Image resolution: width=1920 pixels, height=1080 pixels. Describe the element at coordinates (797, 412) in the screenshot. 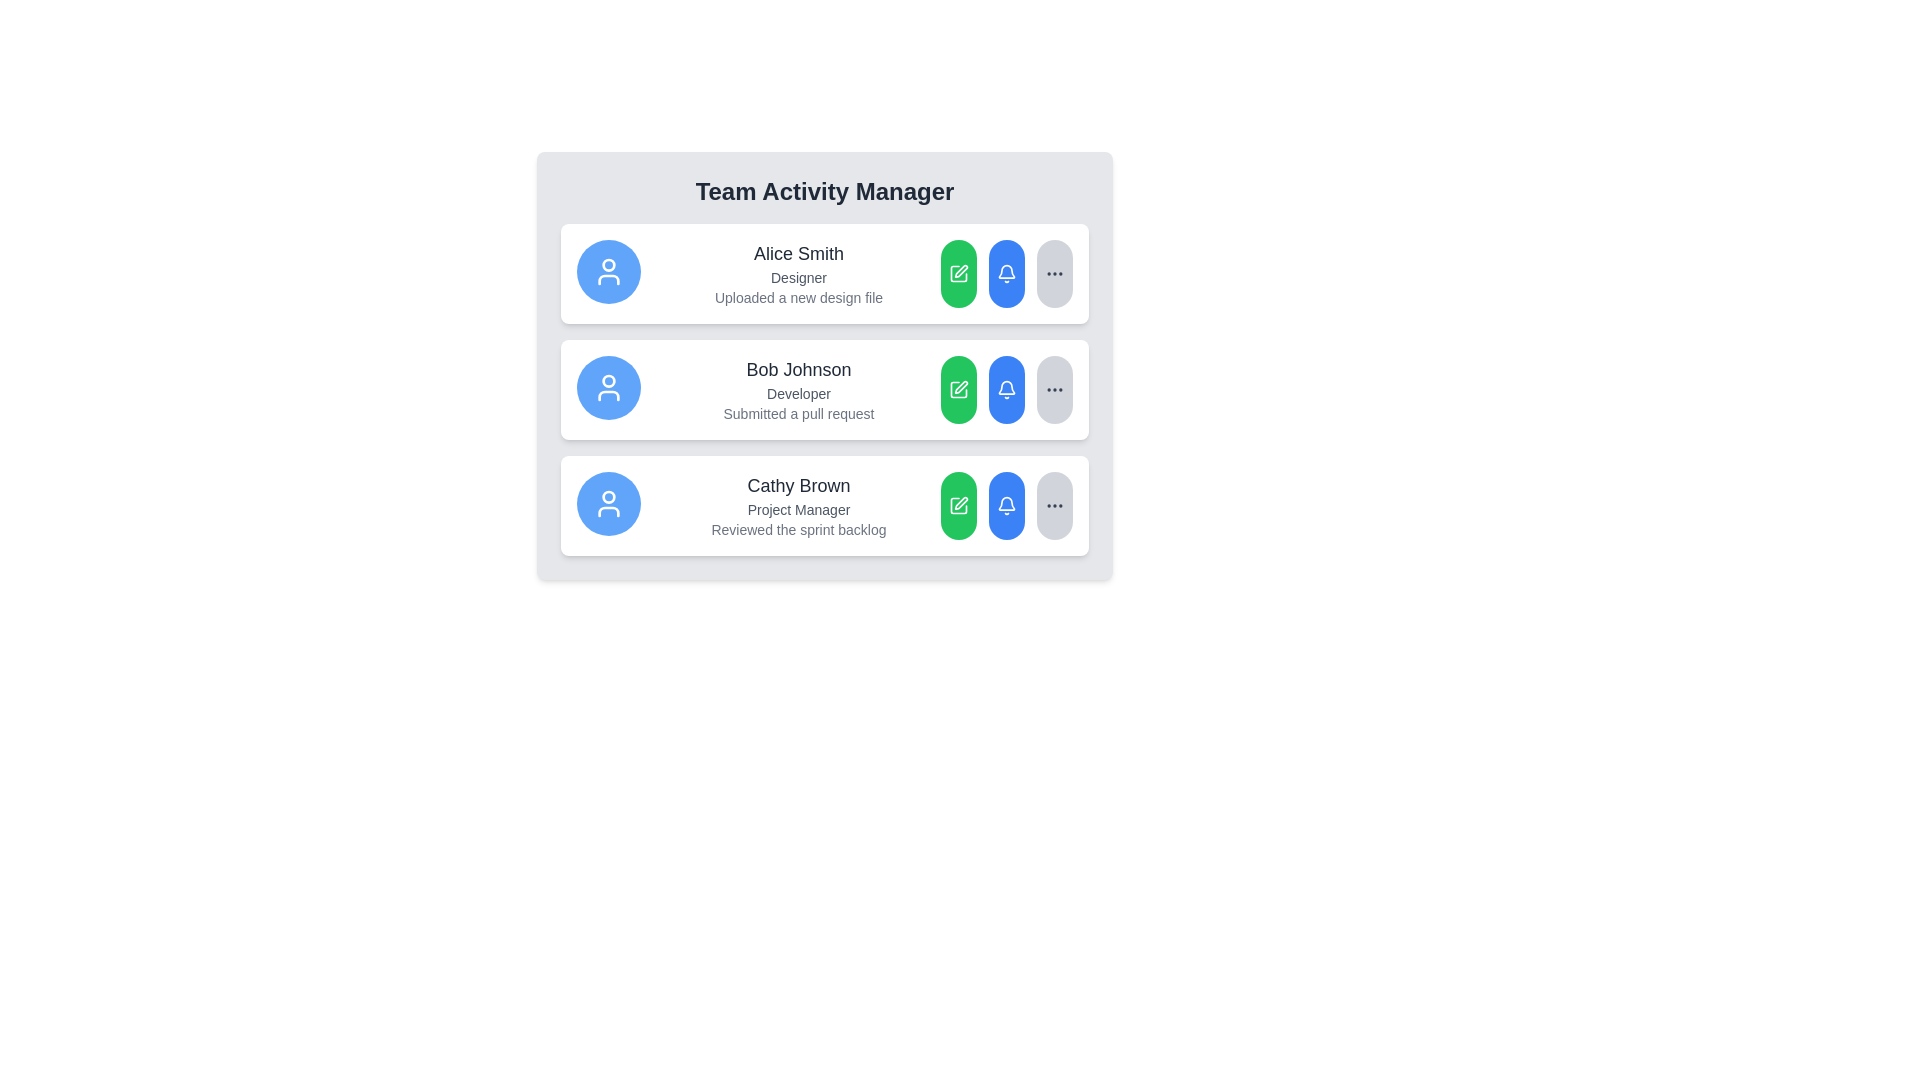

I see `the text label that says 'Submitted a pull request', which is styled in gray and positioned below 'Bob Johnson' and the 'Developer' label in the 'Team Activity Manager' list` at that location.